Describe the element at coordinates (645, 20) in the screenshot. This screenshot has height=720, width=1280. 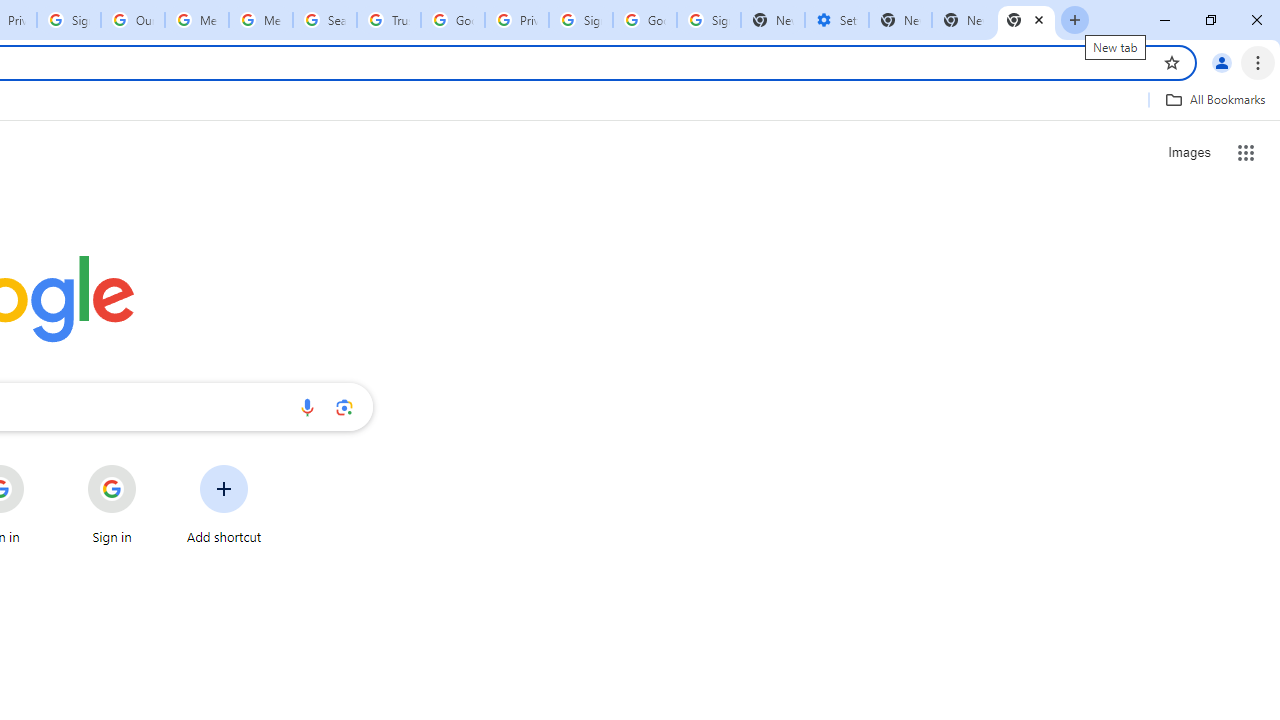
I see `'Google Cybersecurity Innovations - Google Safety Center'` at that location.